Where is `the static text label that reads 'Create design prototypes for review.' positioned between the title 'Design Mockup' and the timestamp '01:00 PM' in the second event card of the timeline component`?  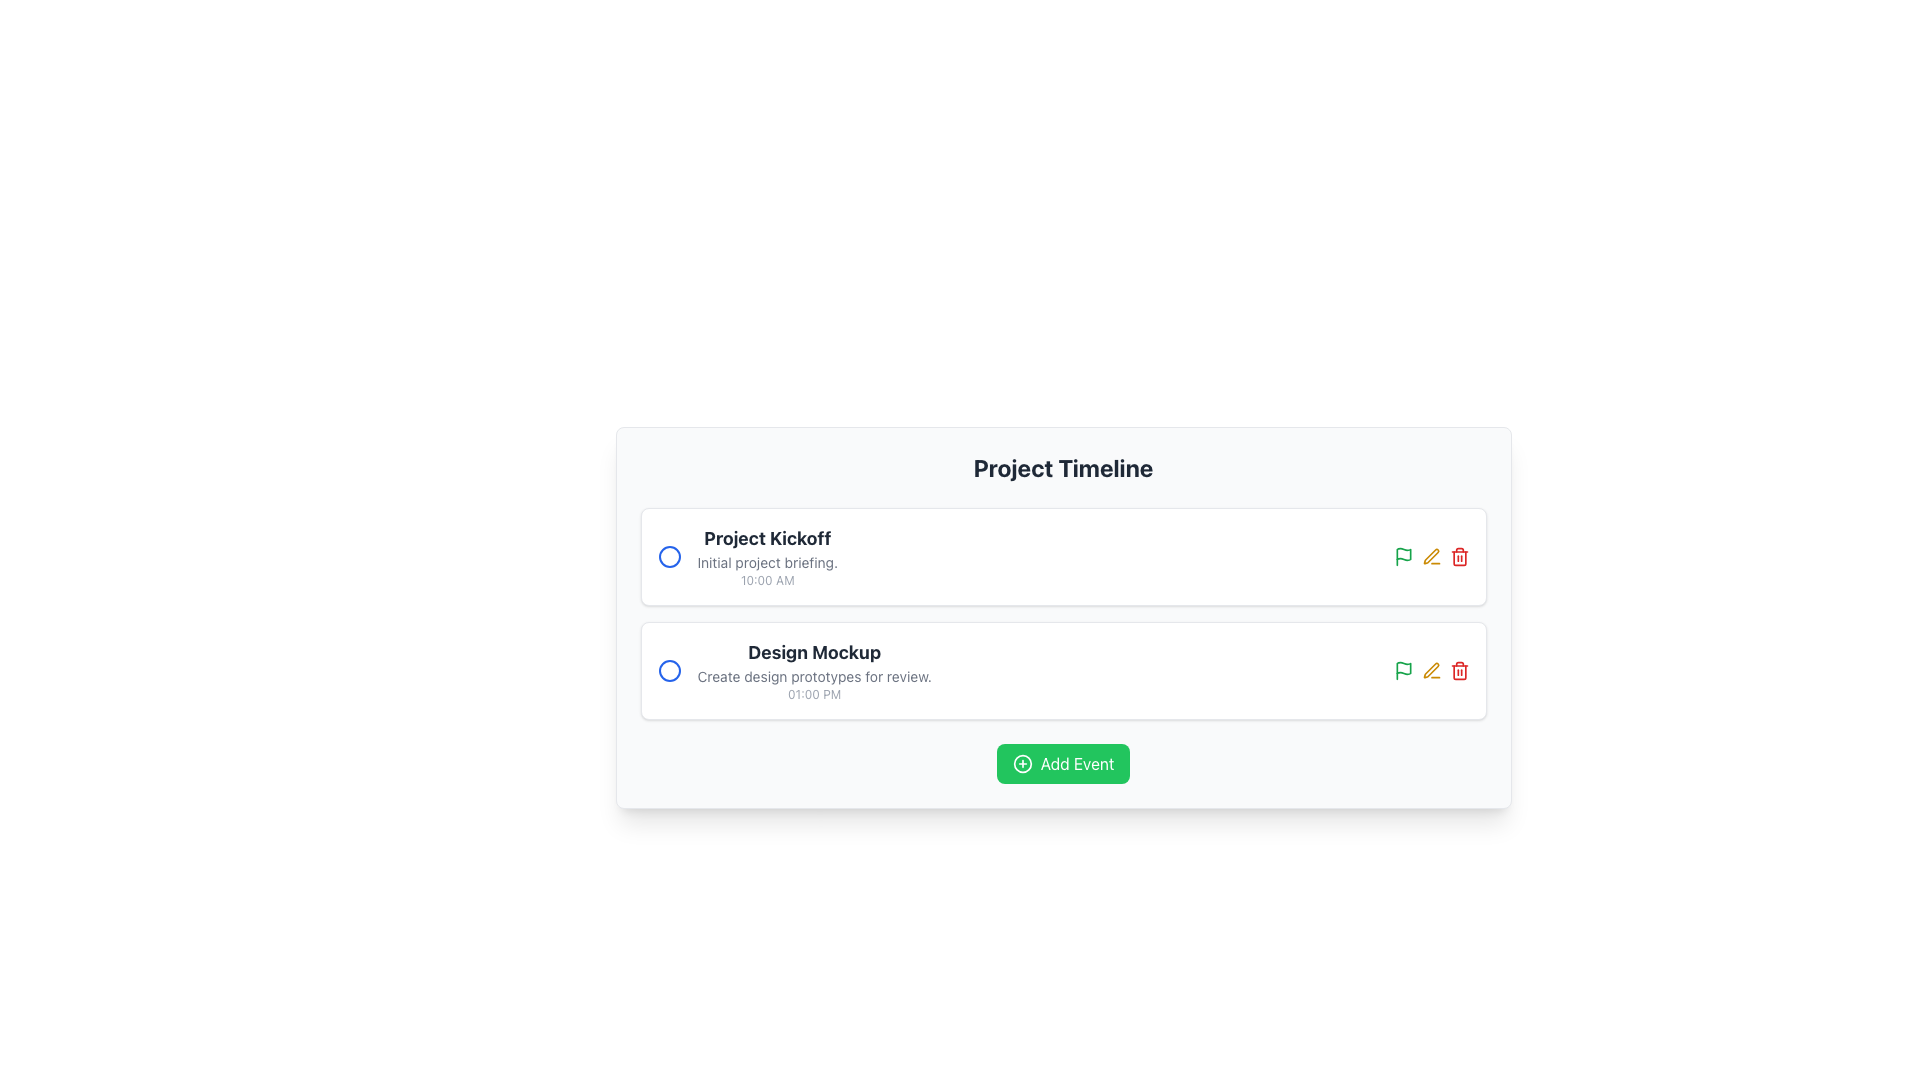
the static text label that reads 'Create design prototypes for review.' positioned between the title 'Design Mockup' and the timestamp '01:00 PM' in the second event card of the timeline component is located at coordinates (814, 676).